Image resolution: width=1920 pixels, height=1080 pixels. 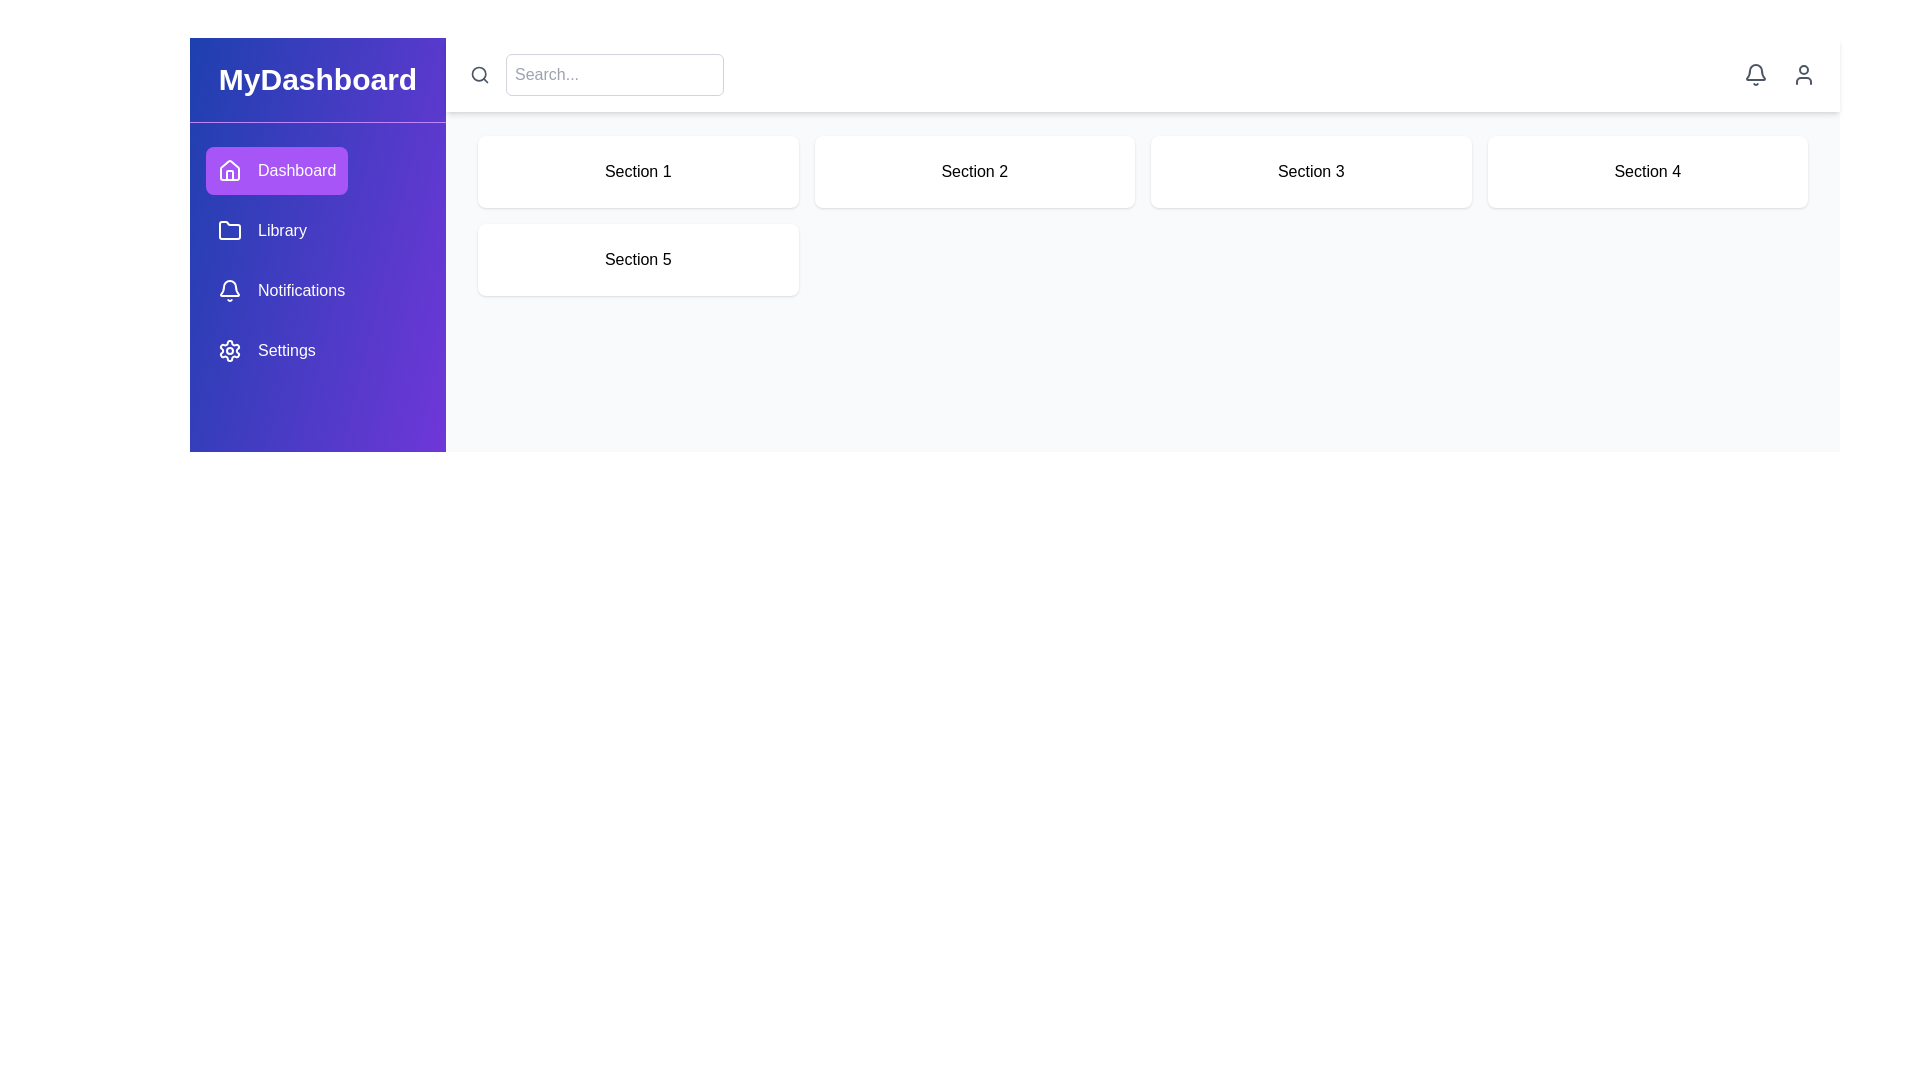 What do you see at coordinates (230, 350) in the screenshot?
I see `the cogwheel icon in the sidebar menu, which is colored with a gradient of blue and purple shades` at bounding box center [230, 350].